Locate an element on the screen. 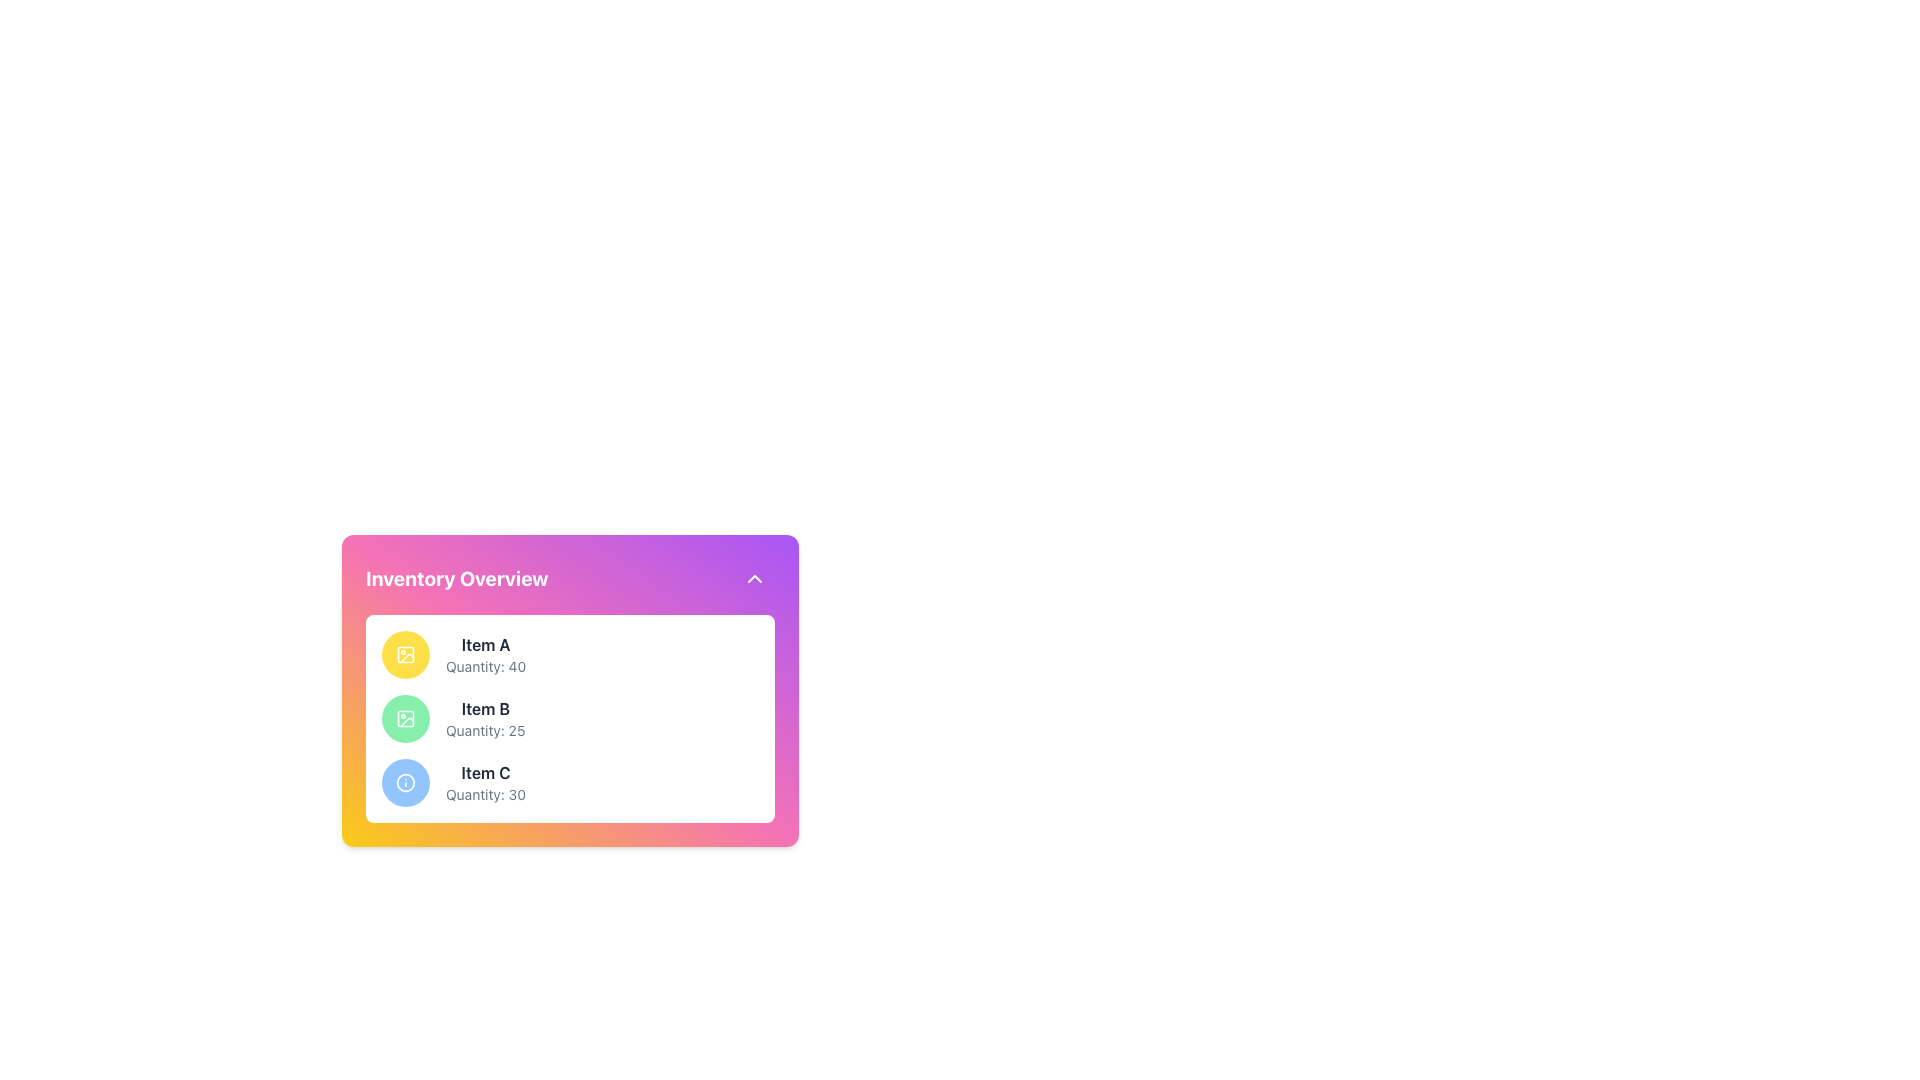 Image resolution: width=1920 pixels, height=1080 pixels. the text label displaying the quantity information for 'Item A' in the inventory list, which is located directly below the title 'Item A' is located at coordinates (486, 667).